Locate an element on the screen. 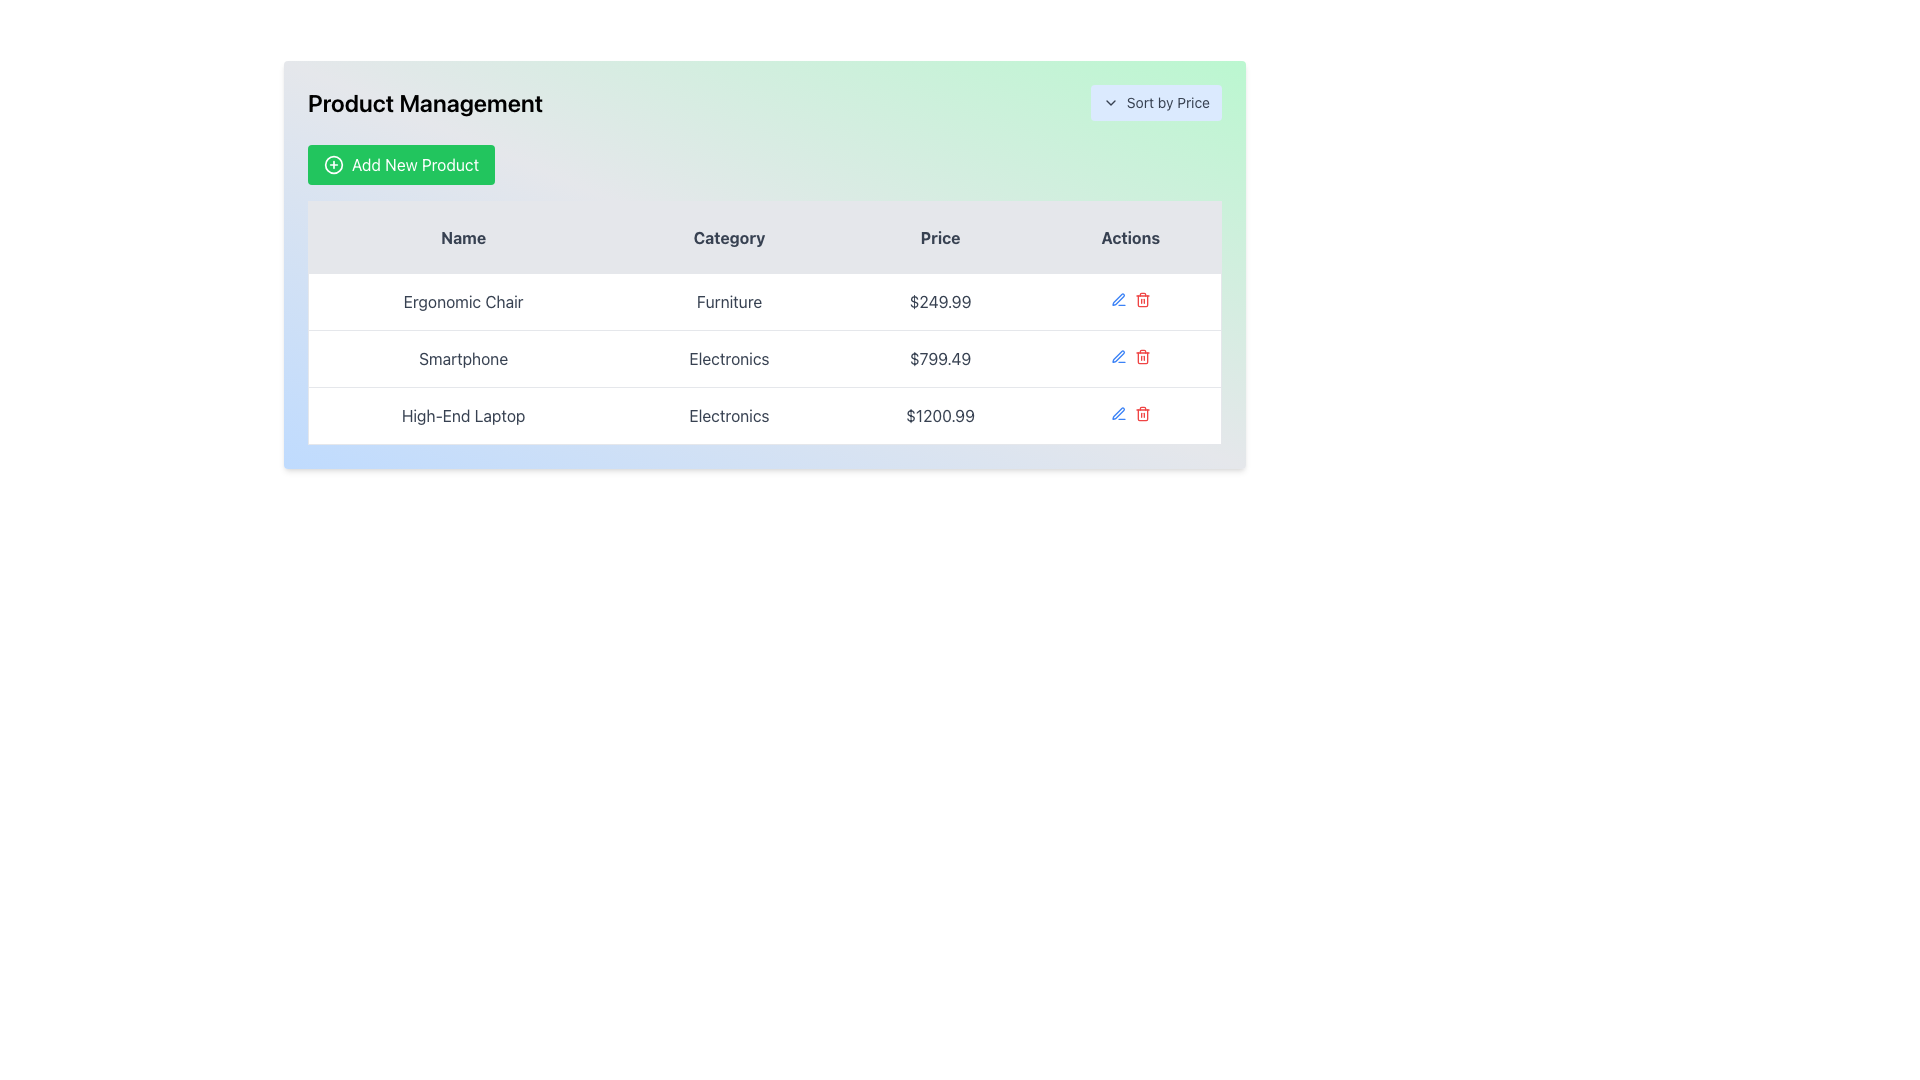  the outlined rectangular trash can icon in the 'Actions' column of the second row of the table is located at coordinates (1142, 301).